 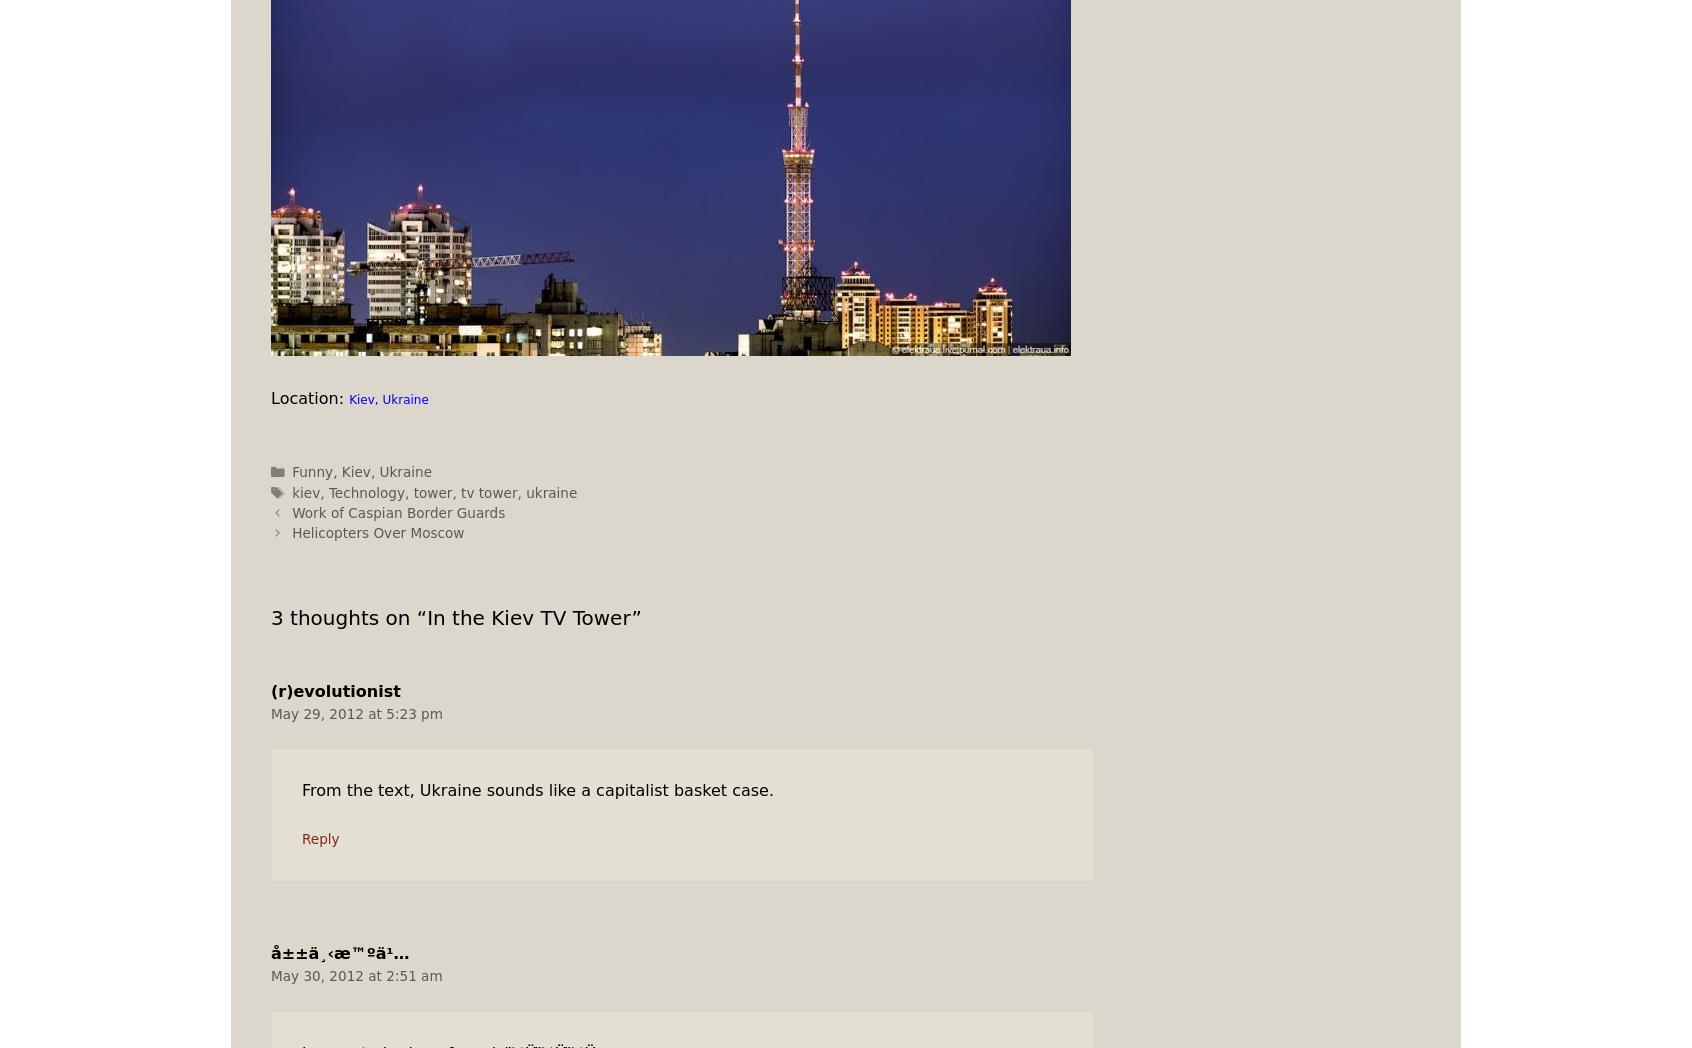 What do you see at coordinates (334, 690) in the screenshot?
I see `'(r)evolutionist'` at bounding box center [334, 690].